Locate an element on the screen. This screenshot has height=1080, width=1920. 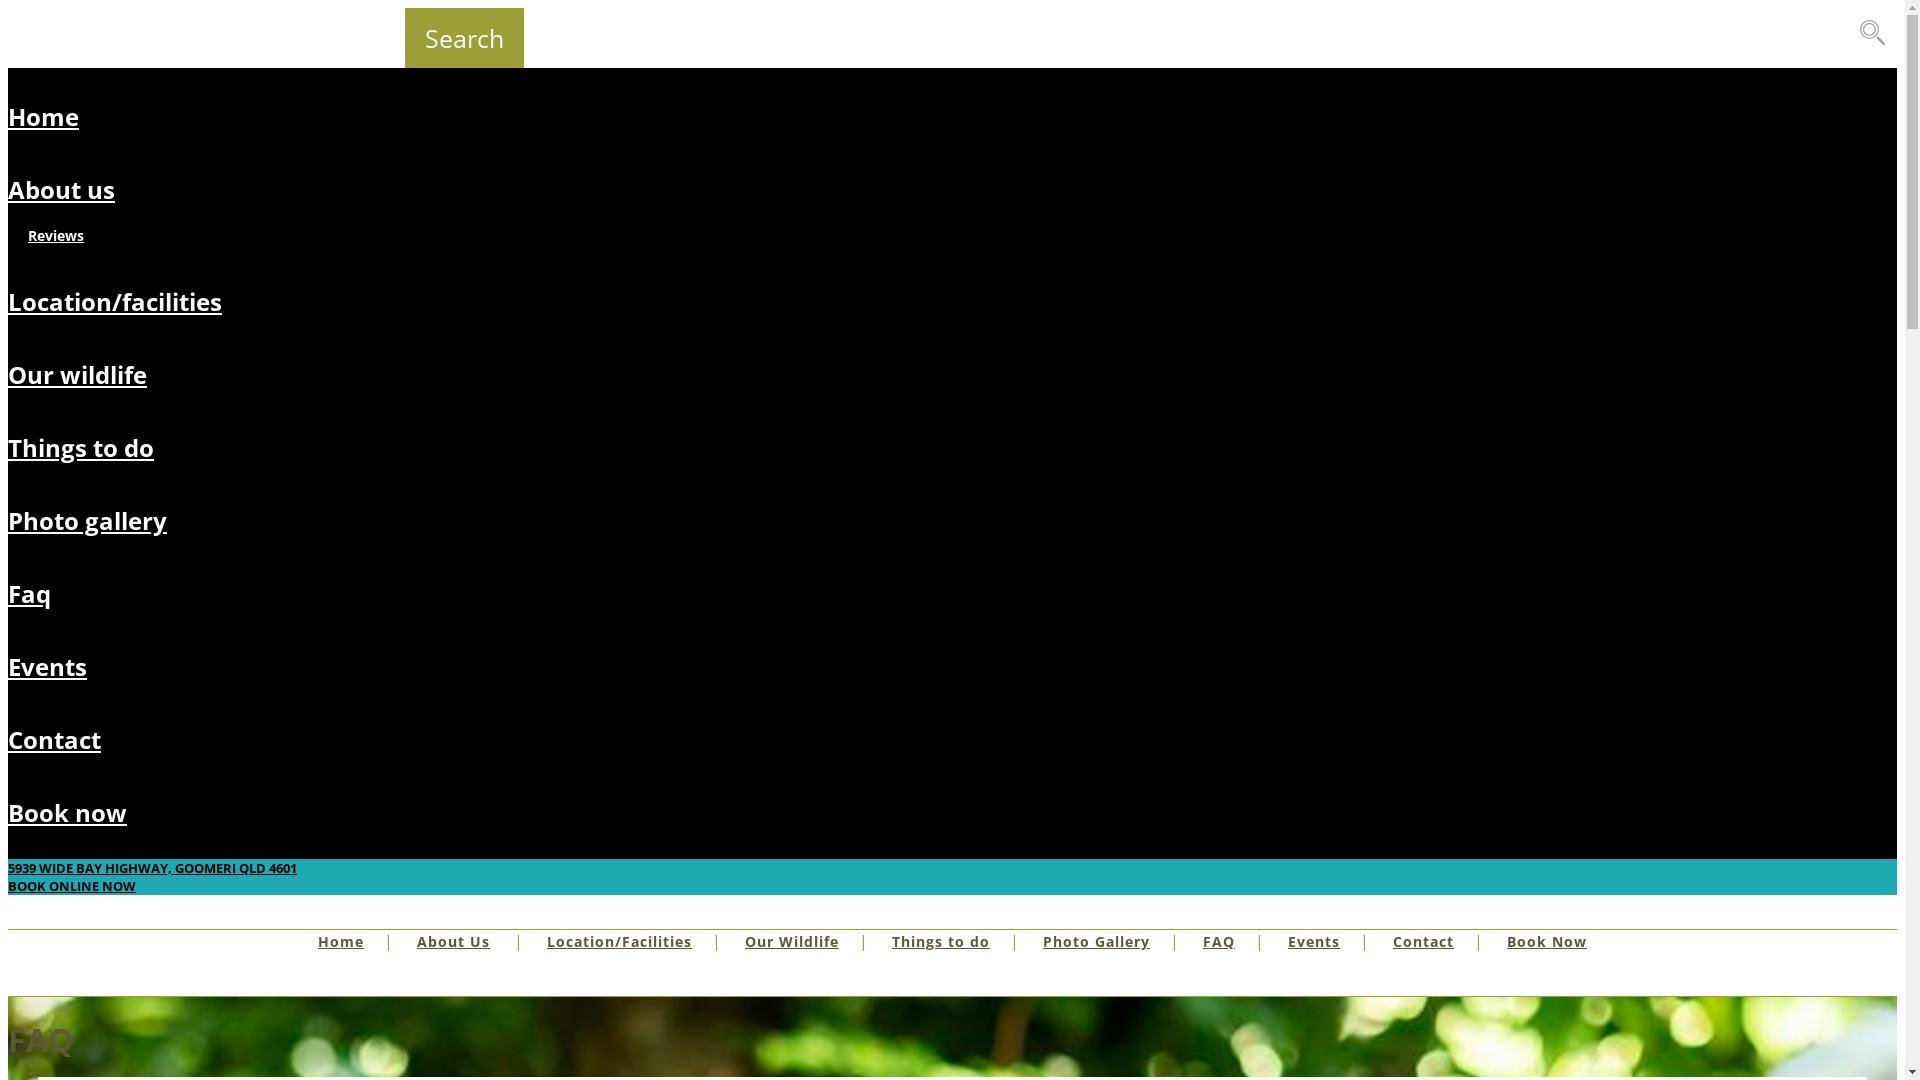
'Search' is located at coordinates (463, 38).